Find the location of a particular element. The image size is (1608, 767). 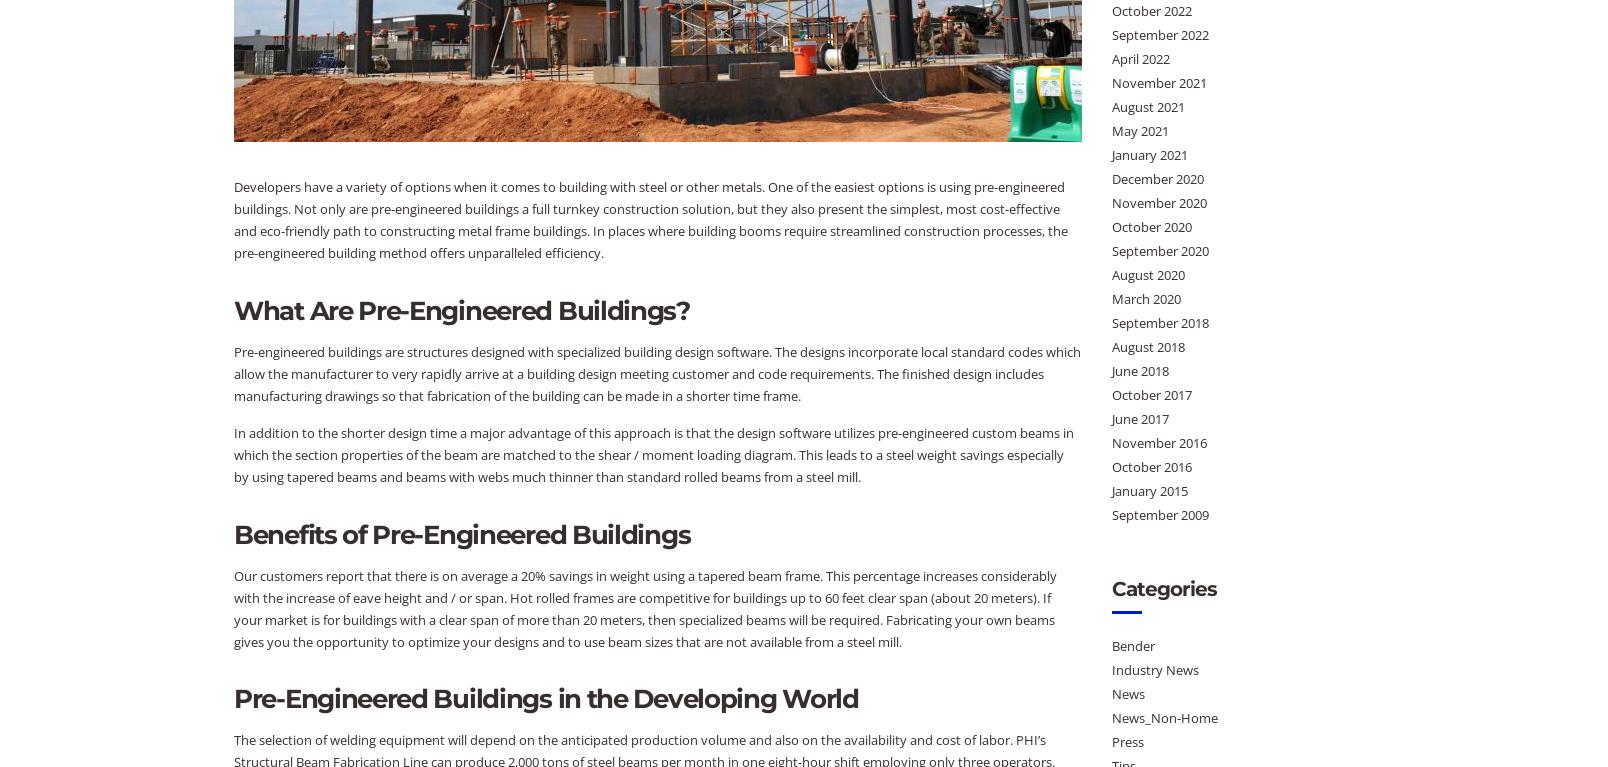

'November 2021' is located at coordinates (1158, 80).